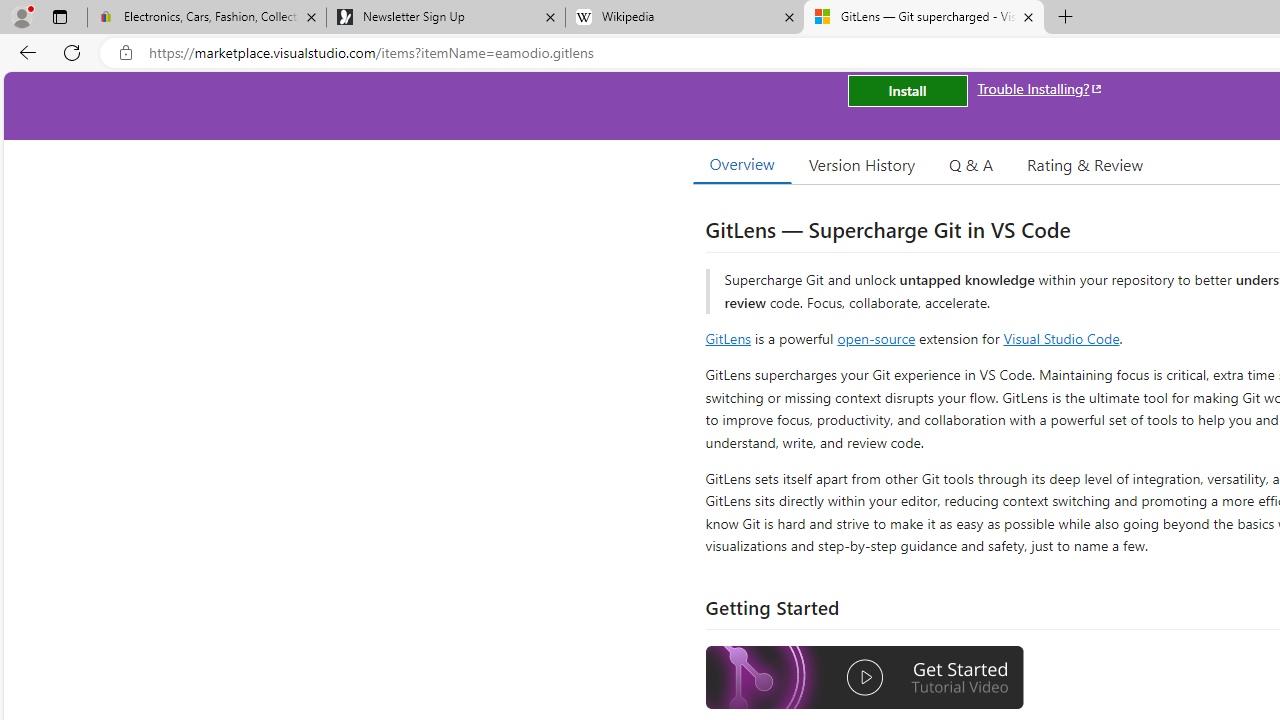 This screenshot has height=720, width=1280. What do you see at coordinates (876, 337) in the screenshot?
I see `'open-source'` at bounding box center [876, 337].